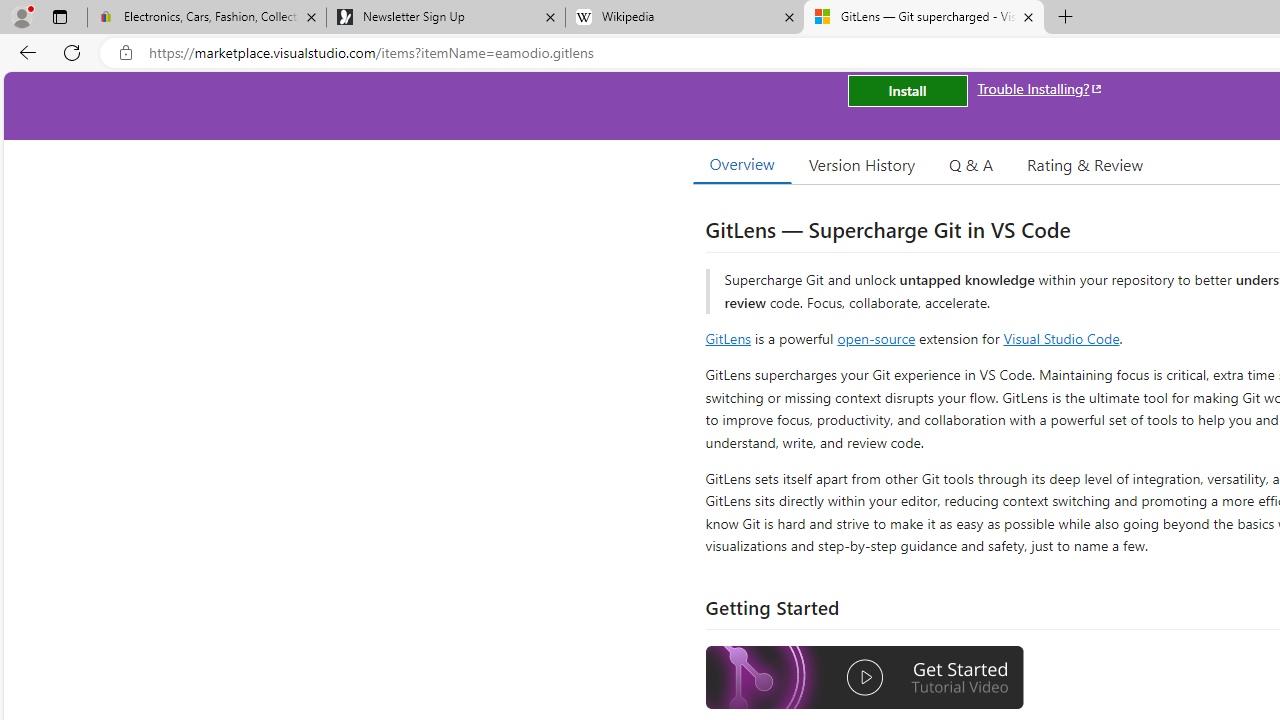 This screenshot has height=720, width=1280. What do you see at coordinates (876, 337) in the screenshot?
I see `'open-source'` at bounding box center [876, 337].